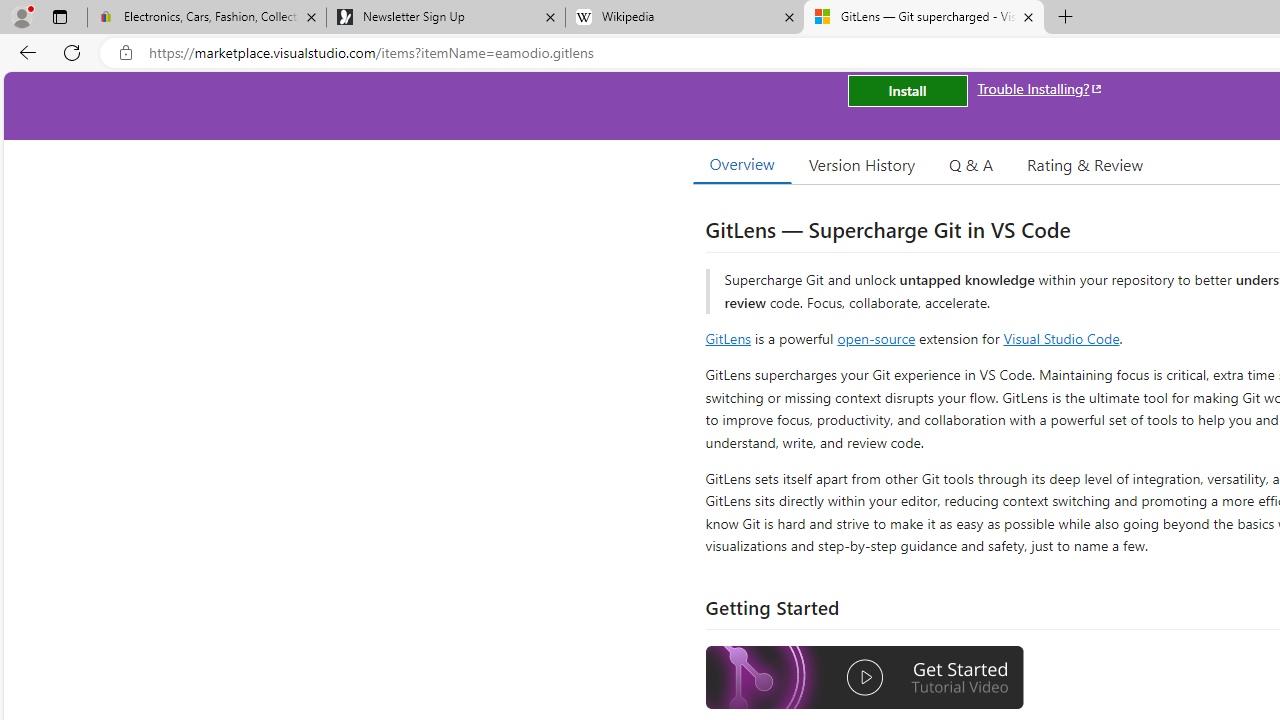 This screenshot has height=720, width=1280. What do you see at coordinates (876, 337) in the screenshot?
I see `'open-source'` at bounding box center [876, 337].